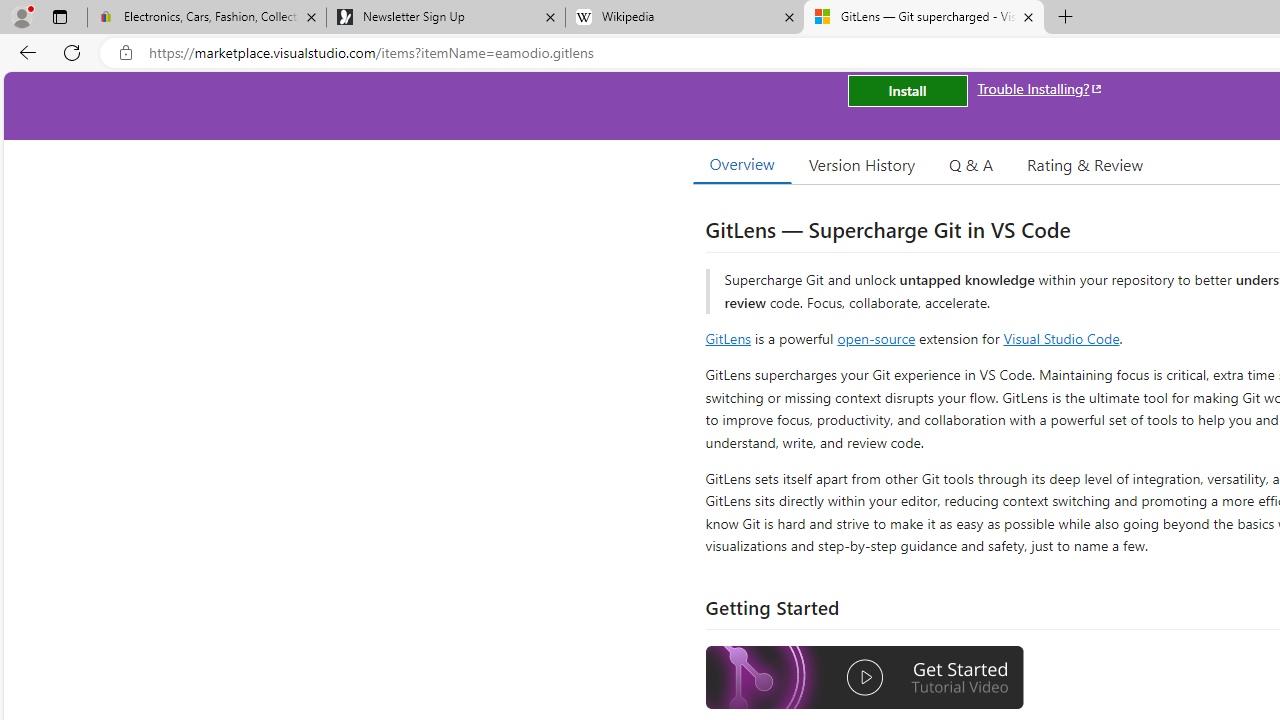 This screenshot has height=720, width=1280. What do you see at coordinates (876, 337) in the screenshot?
I see `'open-source'` at bounding box center [876, 337].